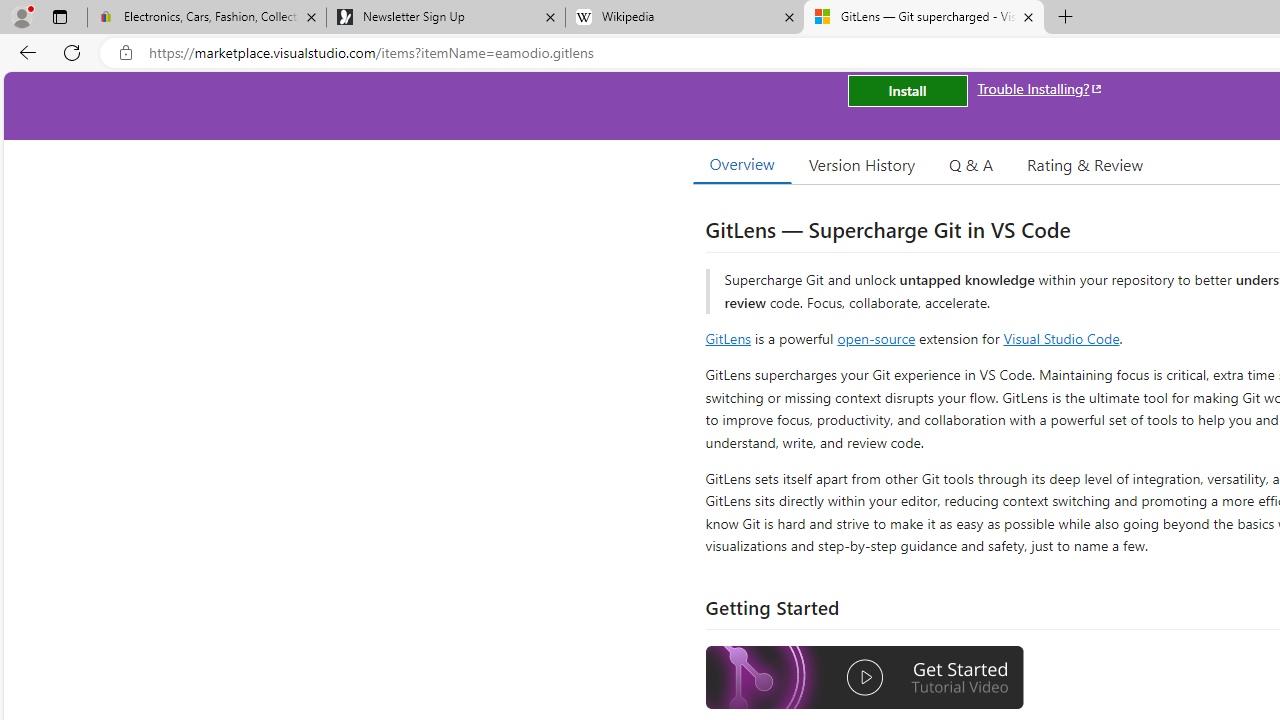 This screenshot has height=720, width=1280. What do you see at coordinates (876, 337) in the screenshot?
I see `'open-source'` at bounding box center [876, 337].